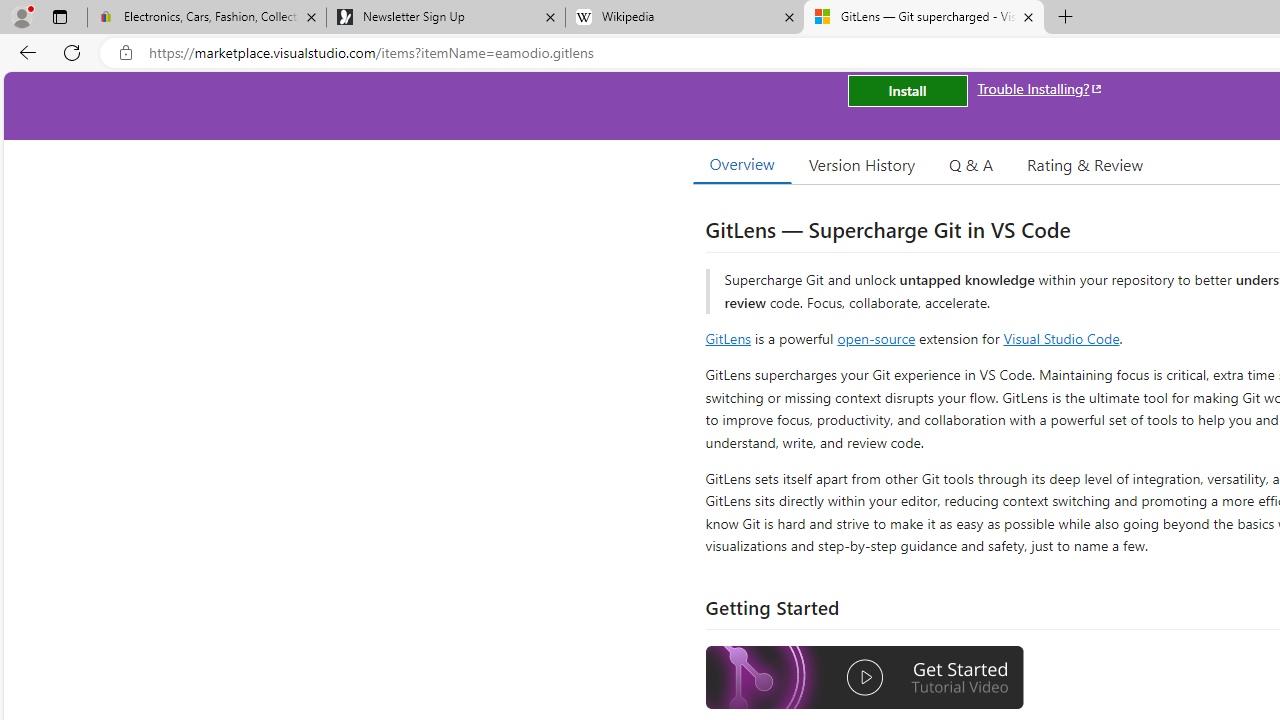 This screenshot has height=720, width=1280. What do you see at coordinates (876, 337) in the screenshot?
I see `'open-source'` at bounding box center [876, 337].